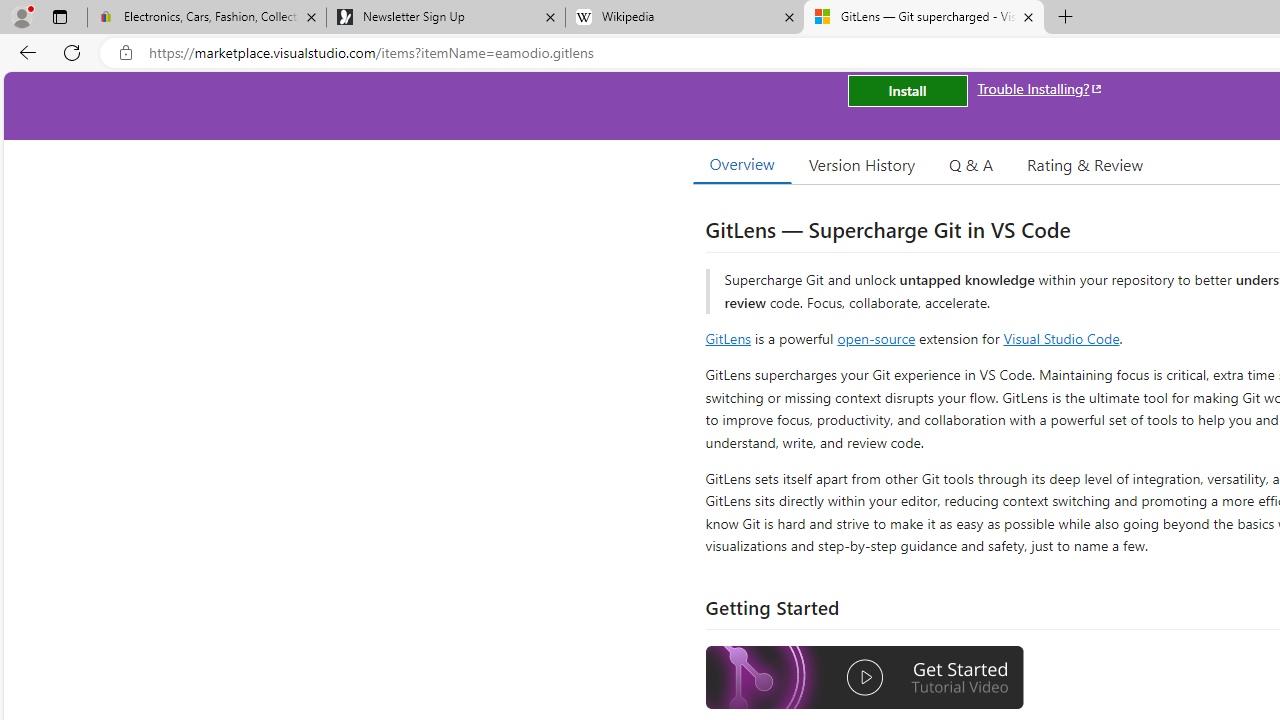 This screenshot has height=720, width=1280. What do you see at coordinates (876, 337) in the screenshot?
I see `'open-source'` at bounding box center [876, 337].